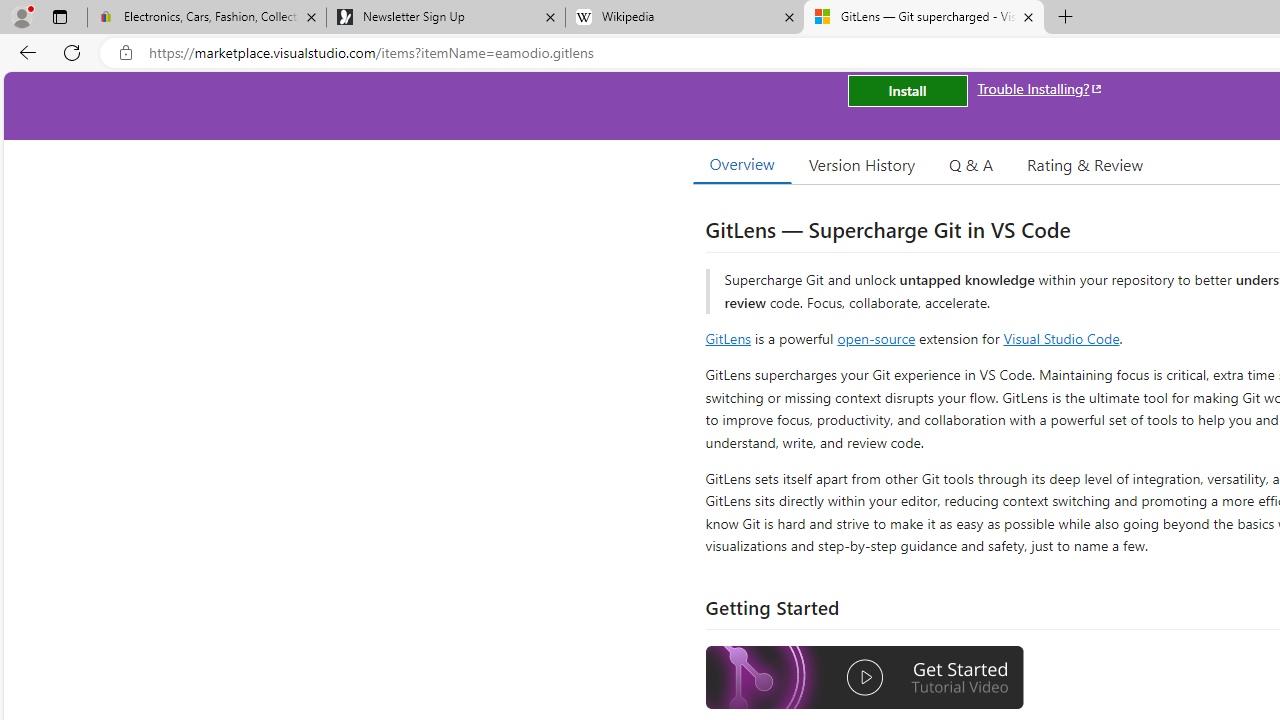 This screenshot has height=720, width=1280. What do you see at coordinates (876, 337) in the screenshot?
I see `'open-source'` at bounding box center [876, 337].